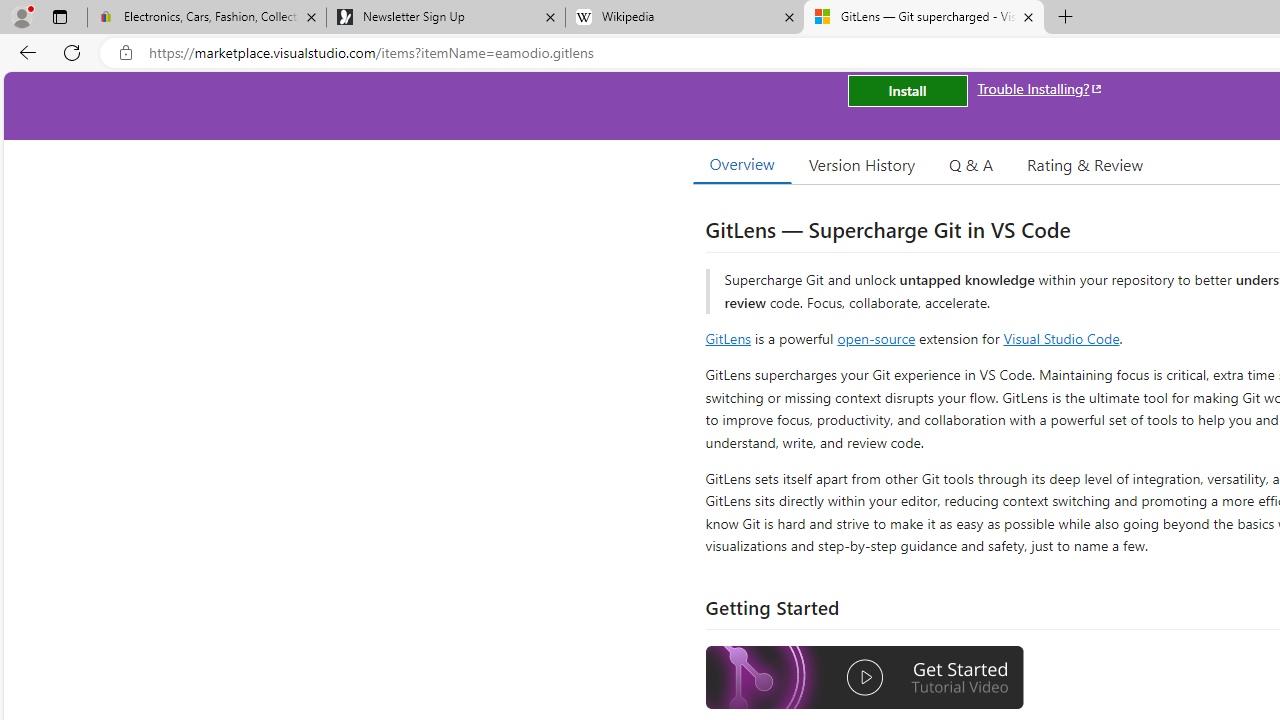 This screenshot has height=720, width=1280. What do you see at coordinates (876, 337) in the screenshot?
I see `'open-source'` at bounding box center [876, 337].